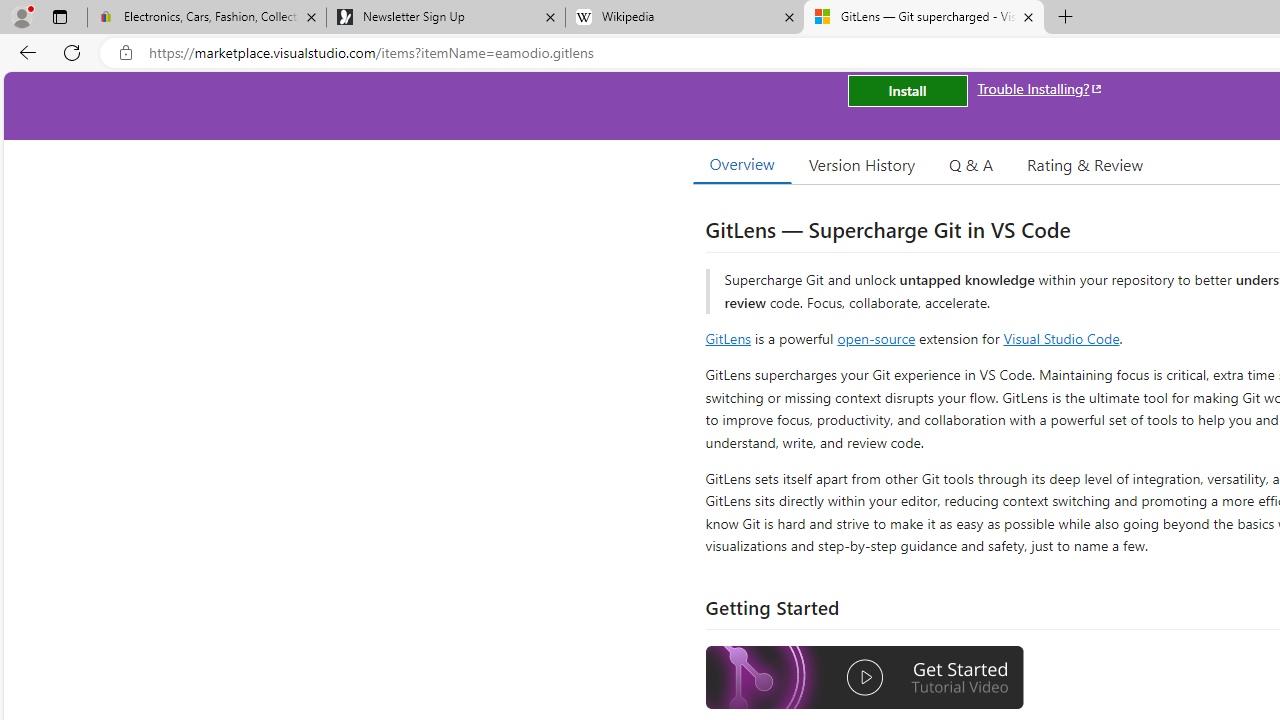 This screenshot has height=720, width=1280. What do you see at coordinates (876, 337) in the screenshot?
I see `'open-source'` at bounding box center [876, 337].